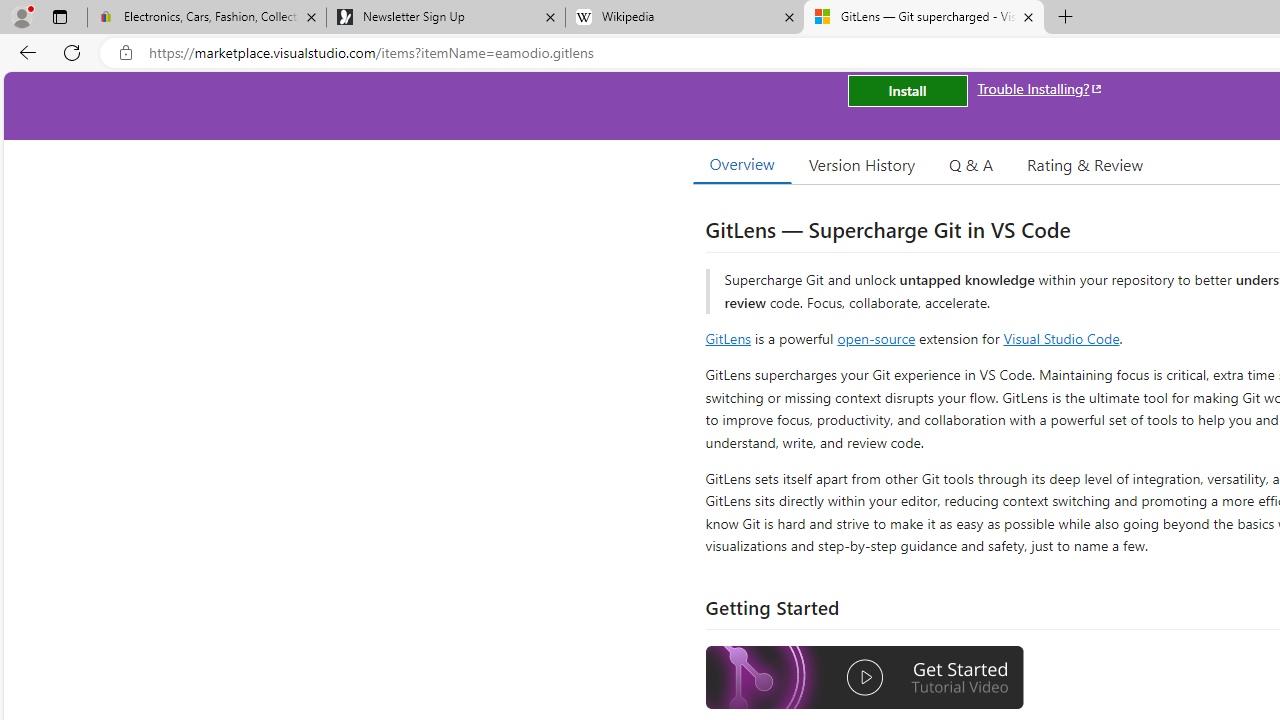 This screenshot has height=720, width=1280. What do you see at coordinates (876, 337) in the screenshot?
I see `'open-source'` at bounding box center [876, 337].